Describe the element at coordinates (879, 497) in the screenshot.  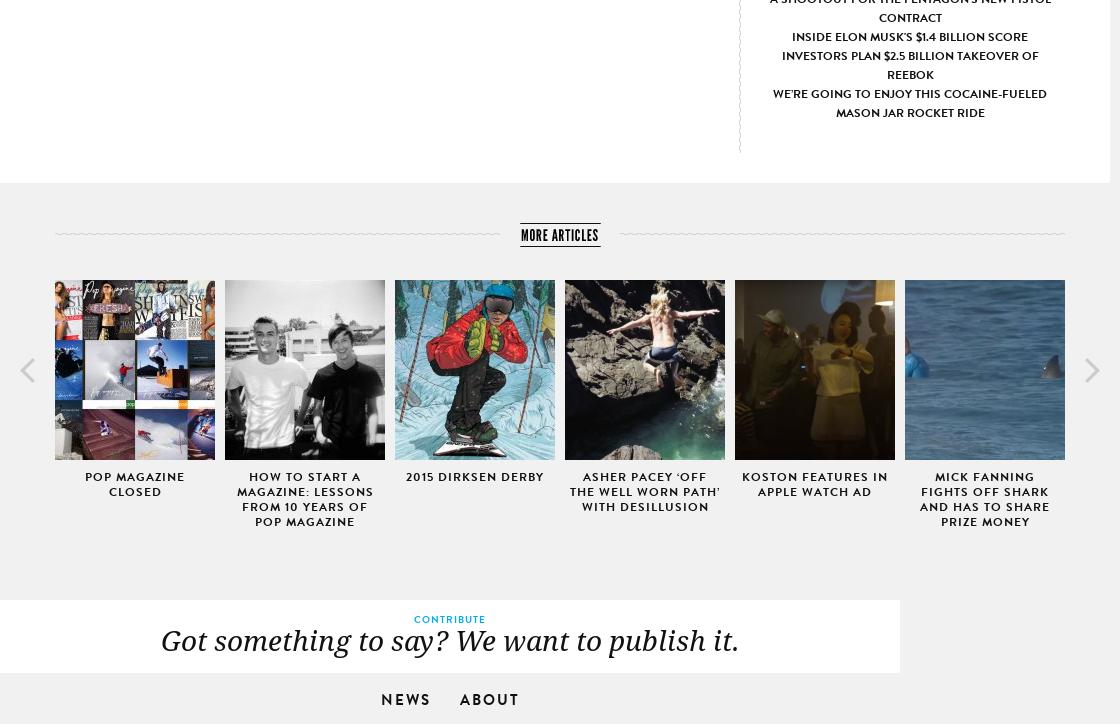
I see `'BRB, splurging on Nike gear :B'` at that location.